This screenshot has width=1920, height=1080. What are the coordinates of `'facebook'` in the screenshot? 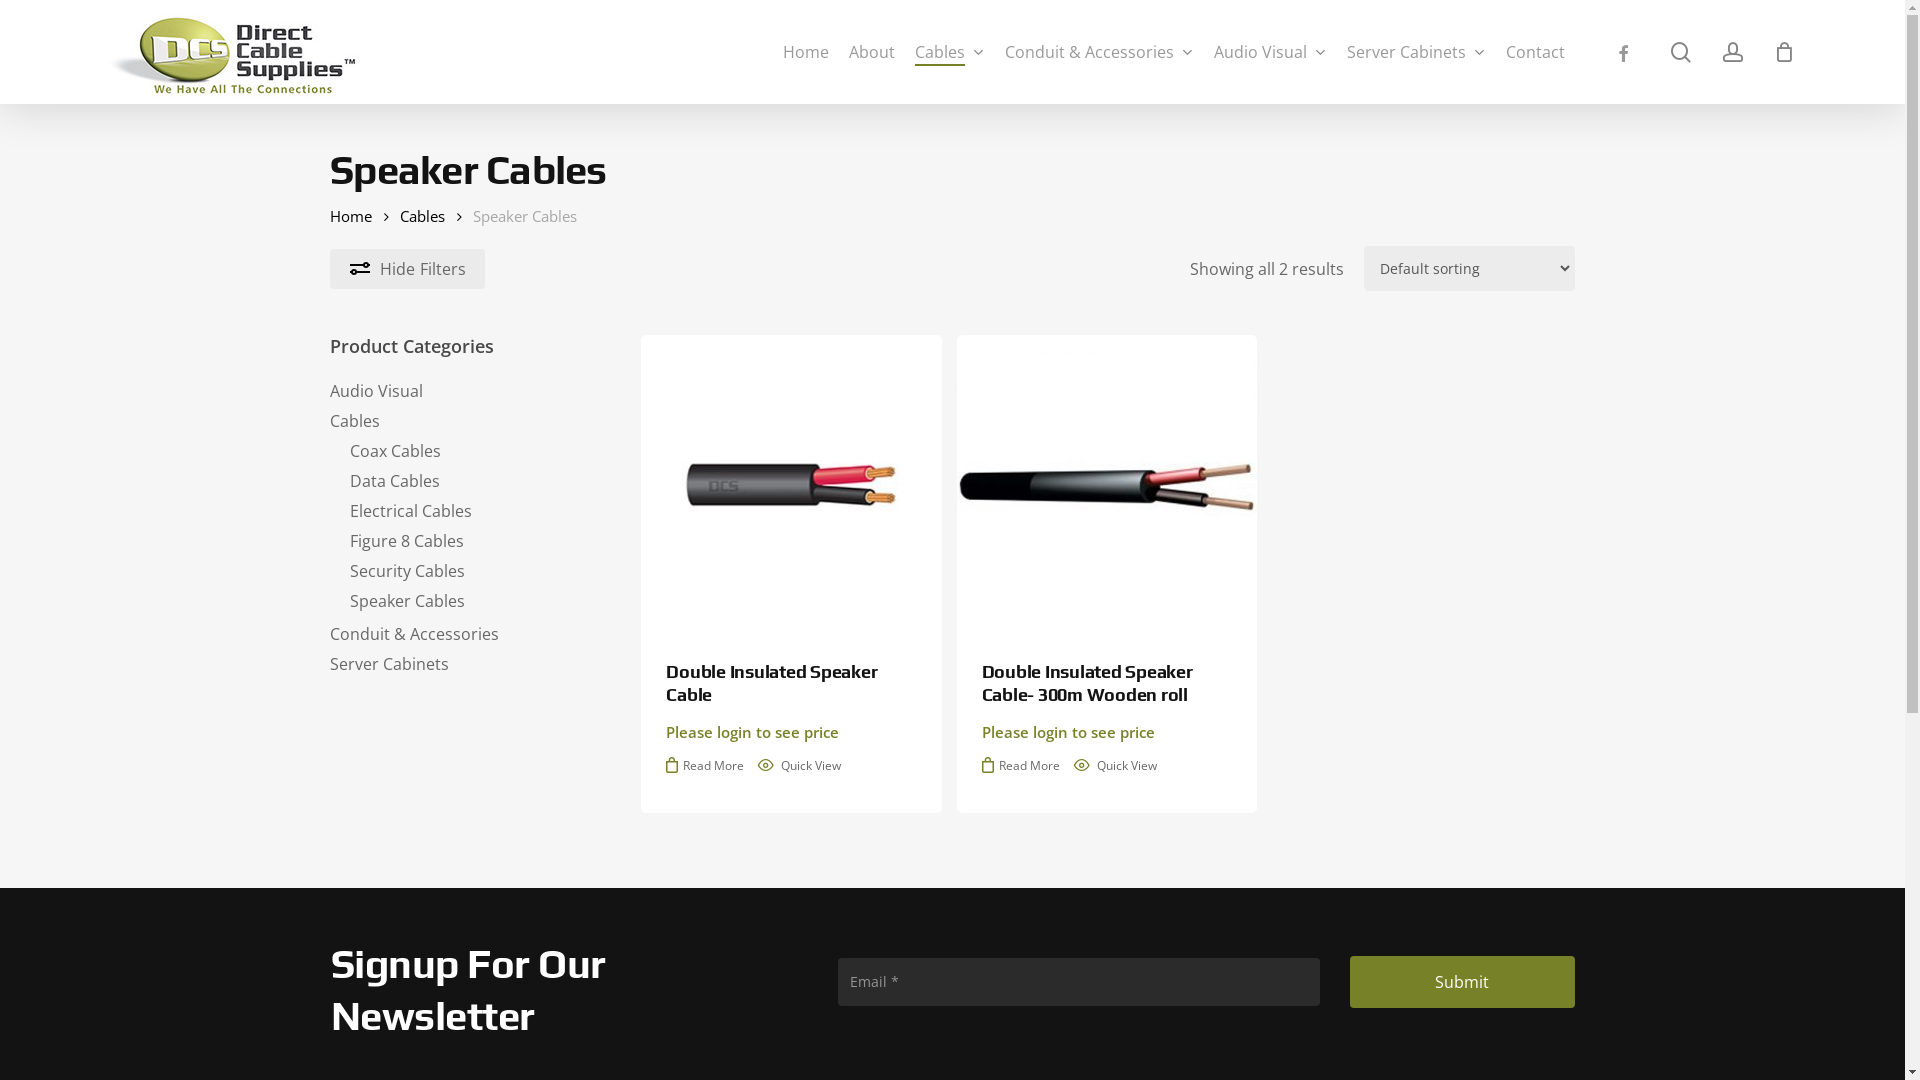 It's located at (1622, 50).